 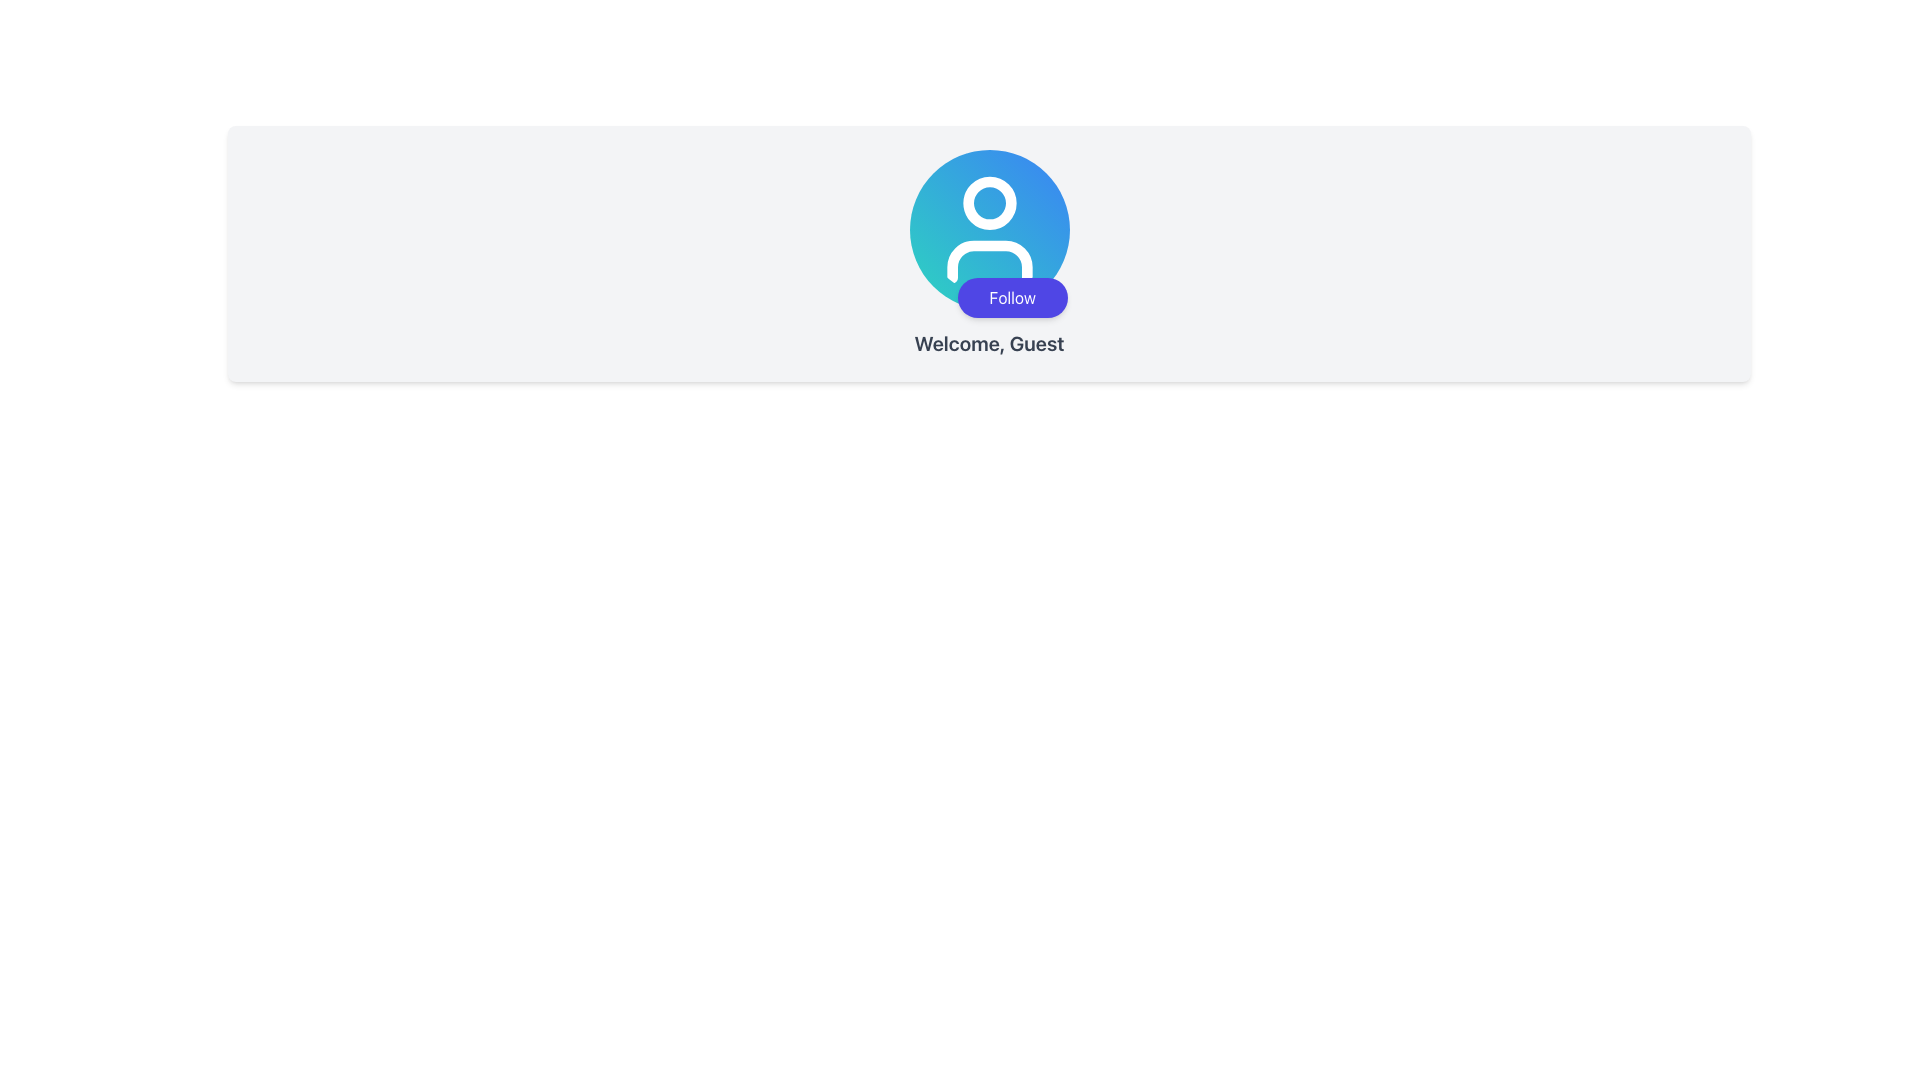 What do you see at coordinates (1012, 297) in the screenshot?
I see `the 'Follow' button, which has a purple background and white text, located below the circular avatar image and near the 'Welcome, Guest' label` at bounding box center [1012, 297].